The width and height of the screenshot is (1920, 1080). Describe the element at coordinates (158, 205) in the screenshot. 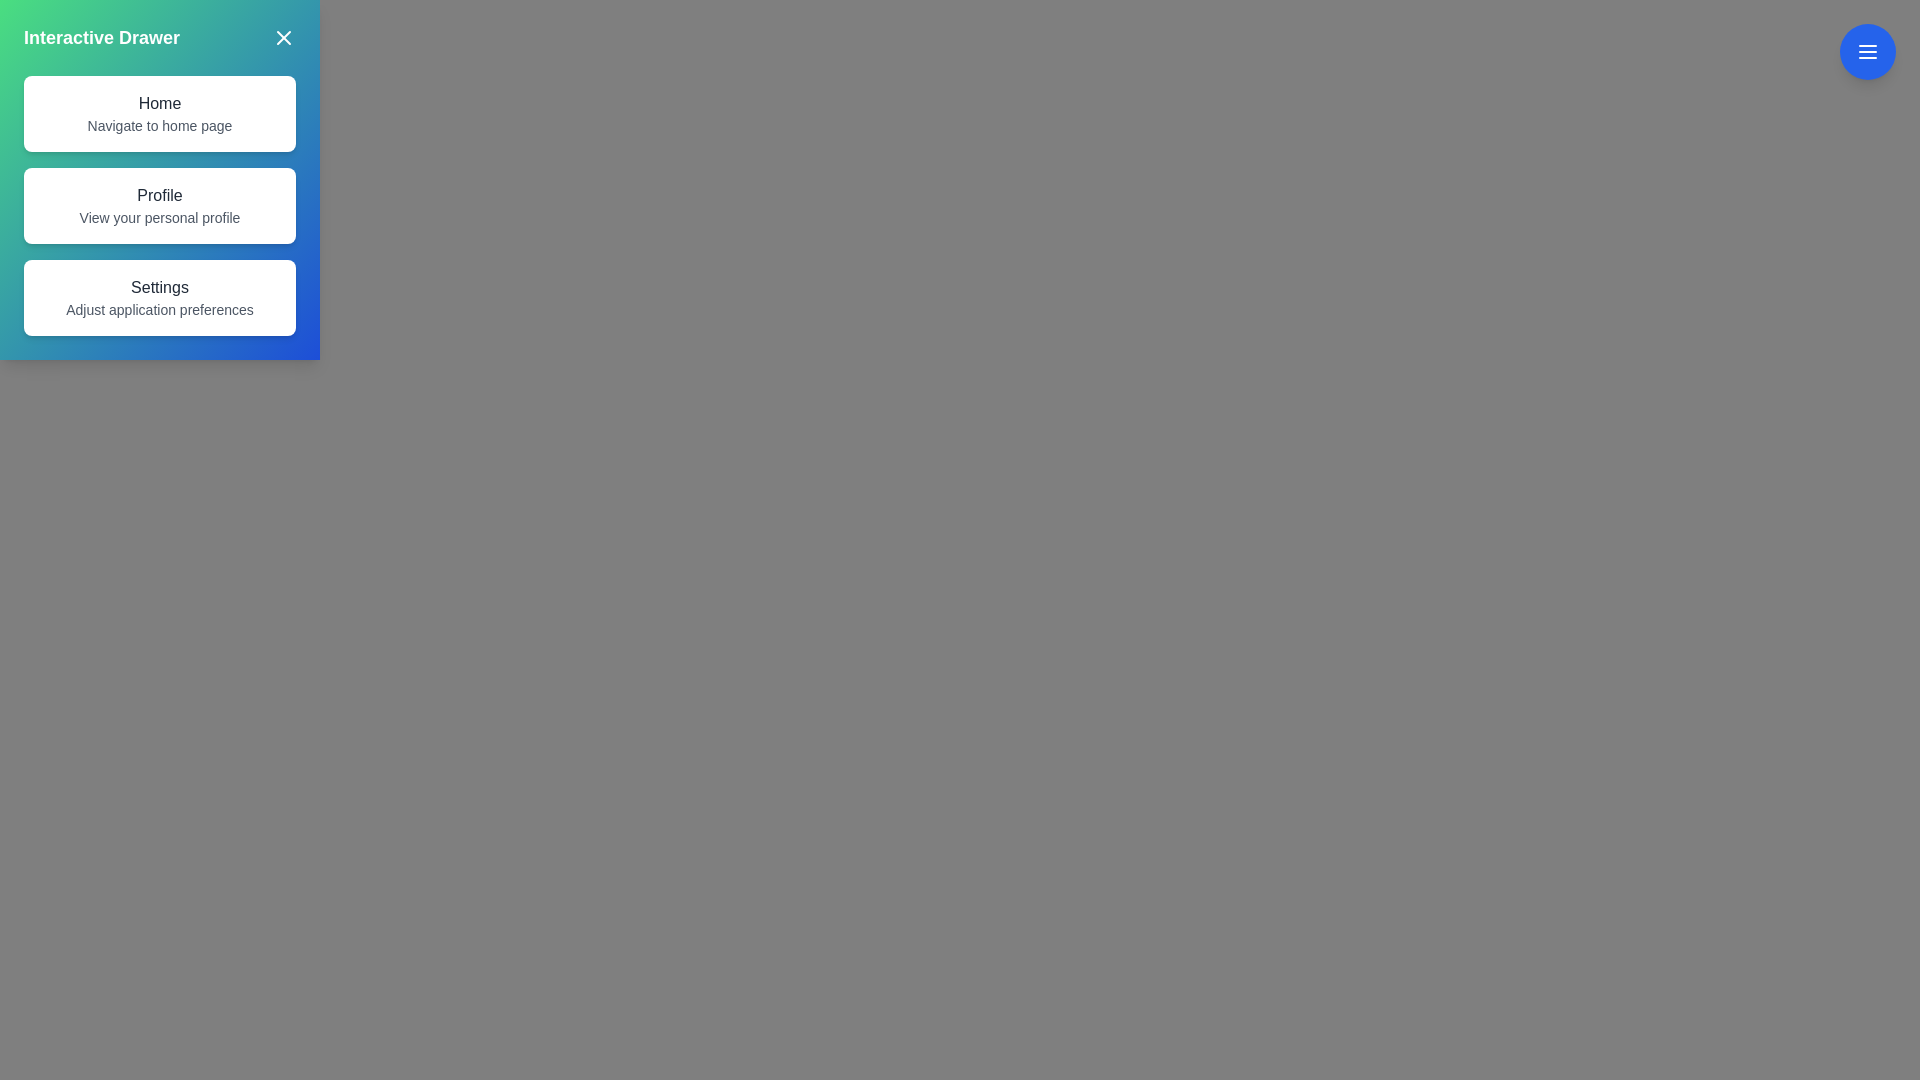

I see `the 'Profile' menu item, which is the second item in the vertical menu` at that location.